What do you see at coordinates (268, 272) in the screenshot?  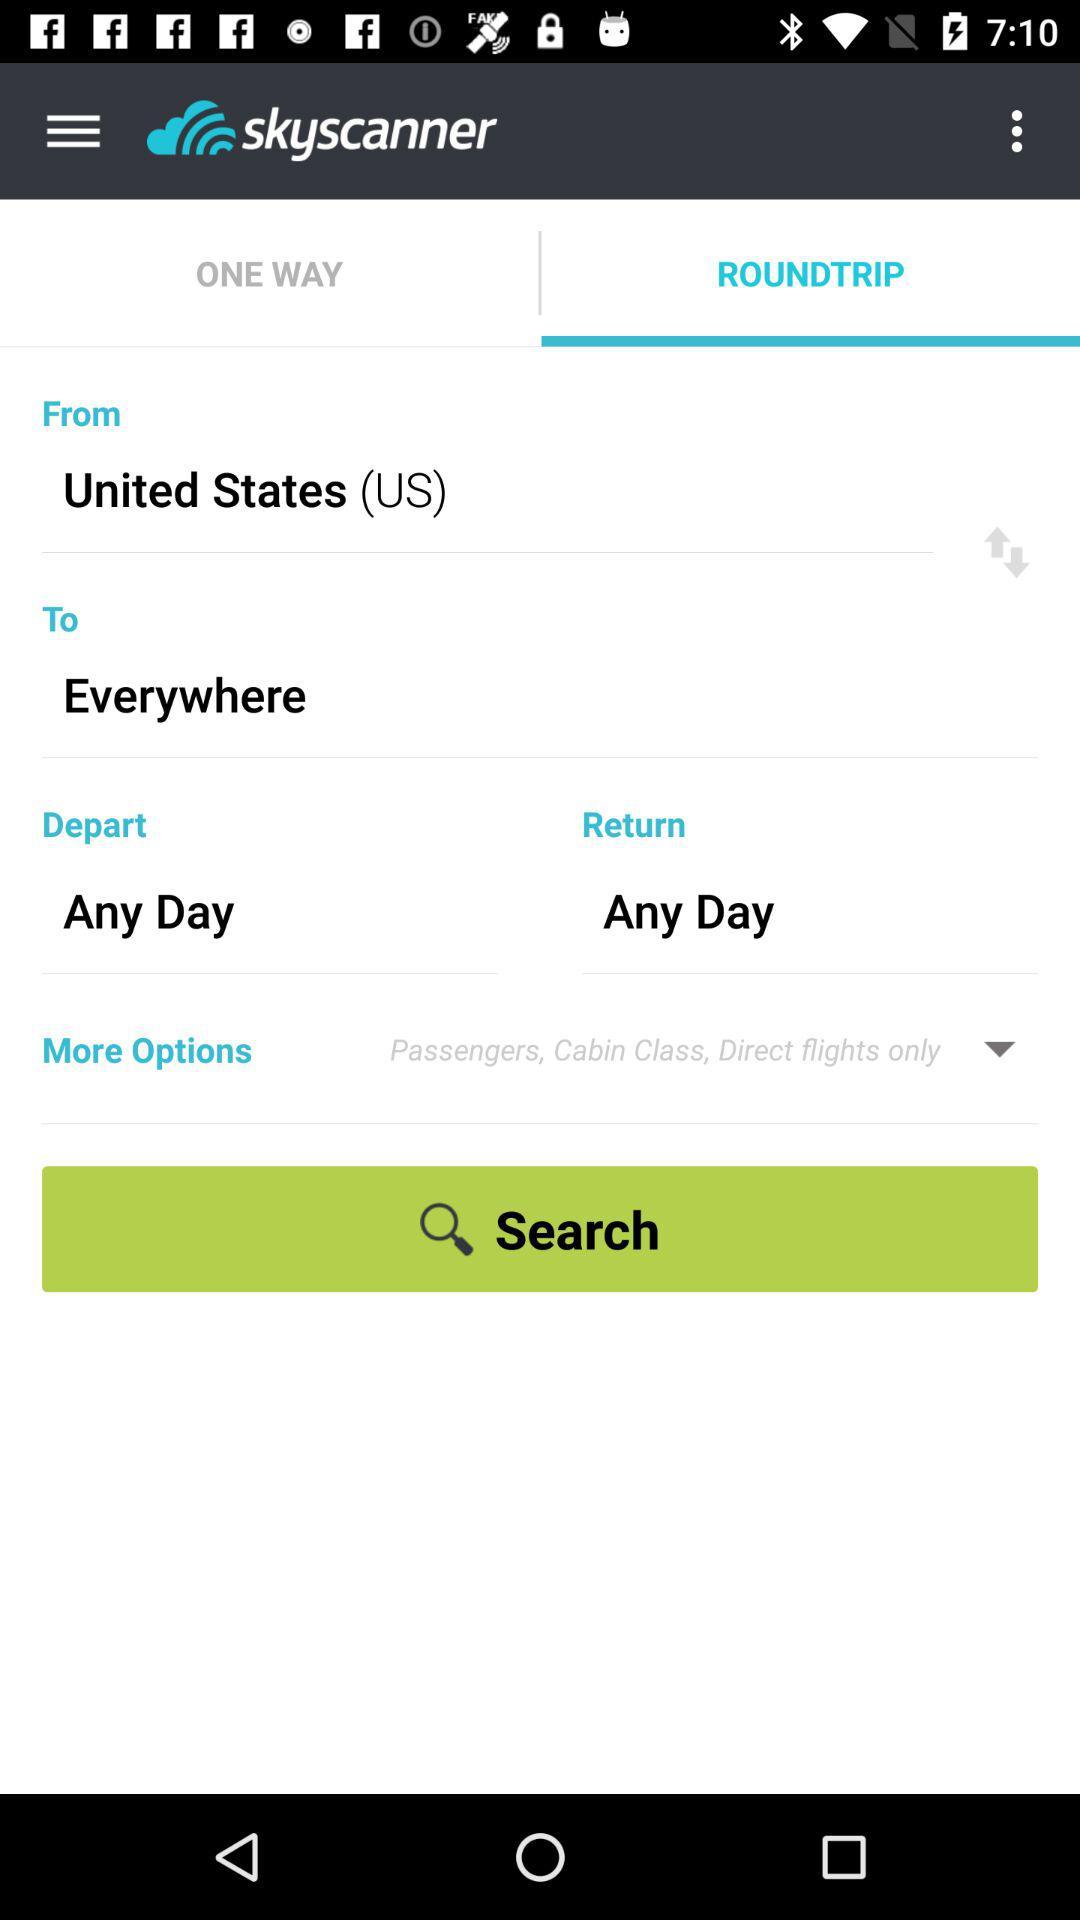 I see `the one way icon` at bounding box center [268, 272].